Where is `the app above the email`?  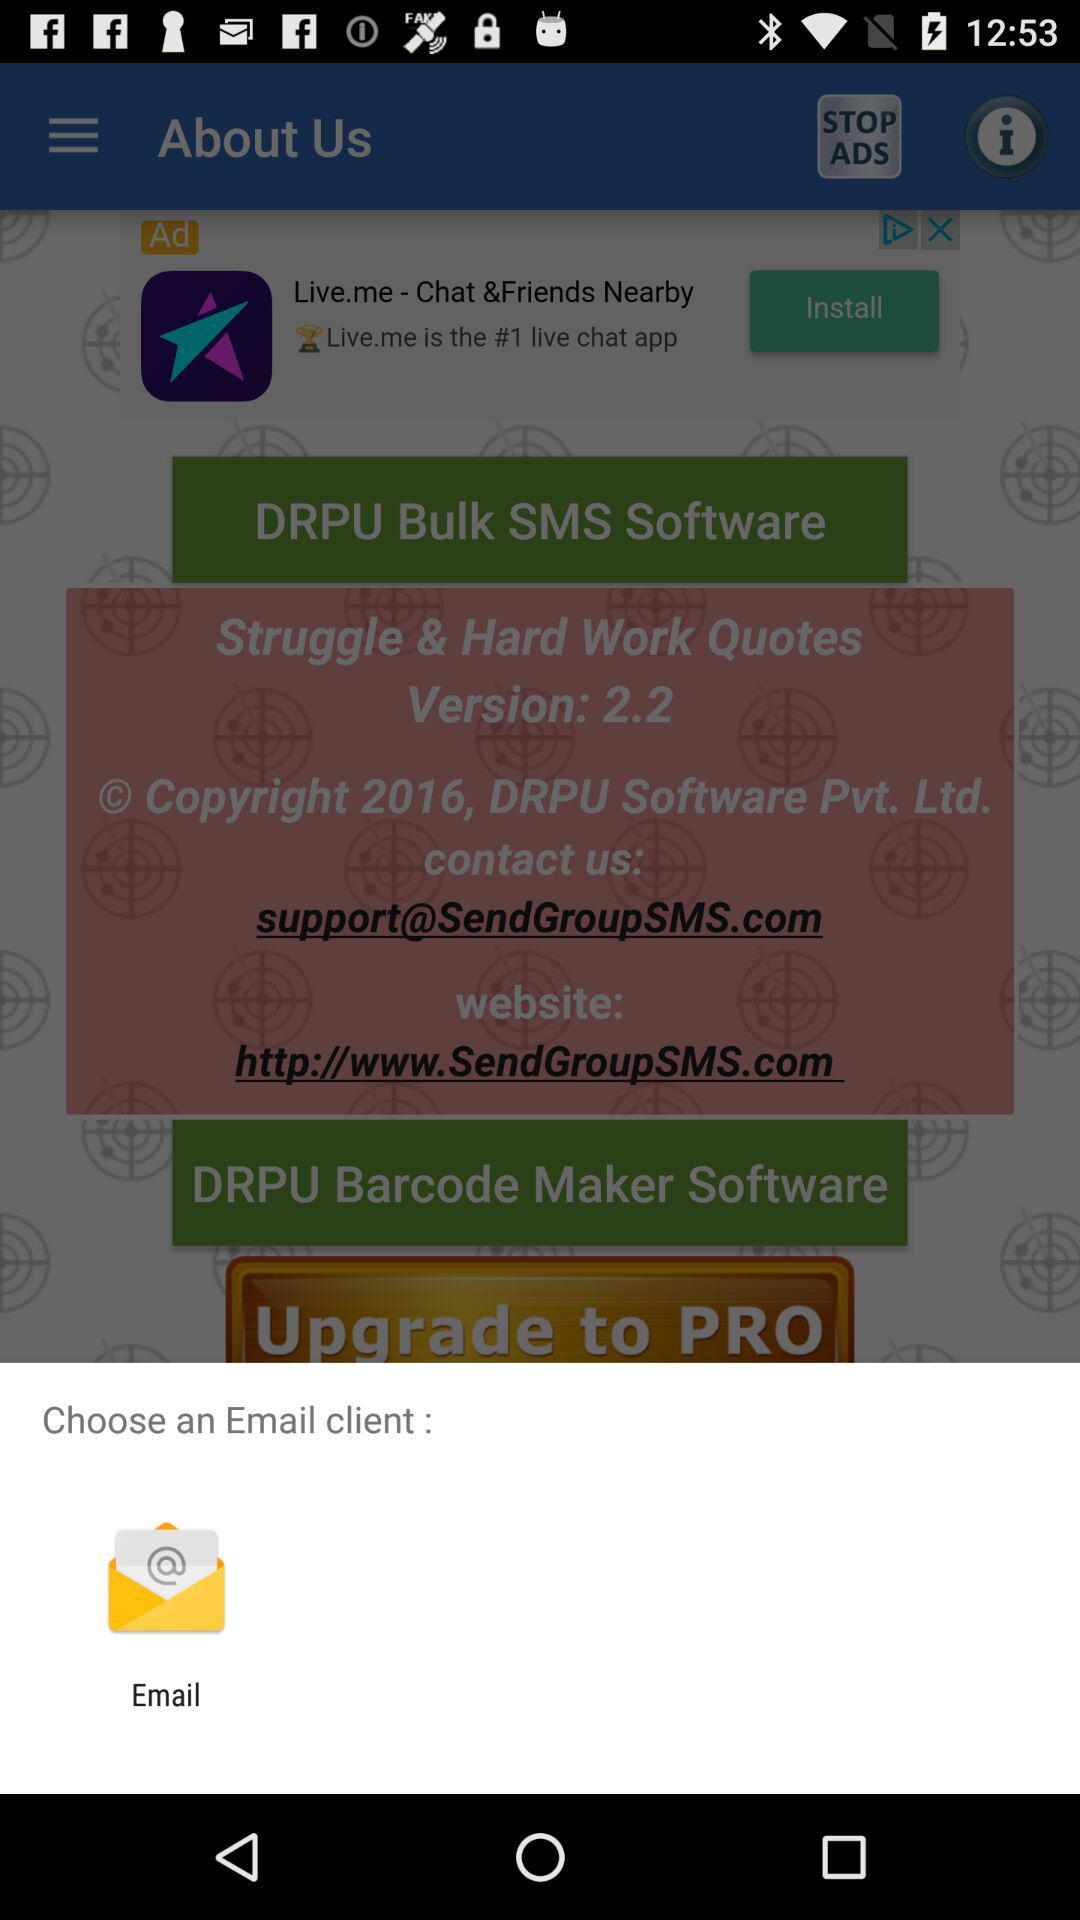 the app above the email is located at coordinates (165, 1579).